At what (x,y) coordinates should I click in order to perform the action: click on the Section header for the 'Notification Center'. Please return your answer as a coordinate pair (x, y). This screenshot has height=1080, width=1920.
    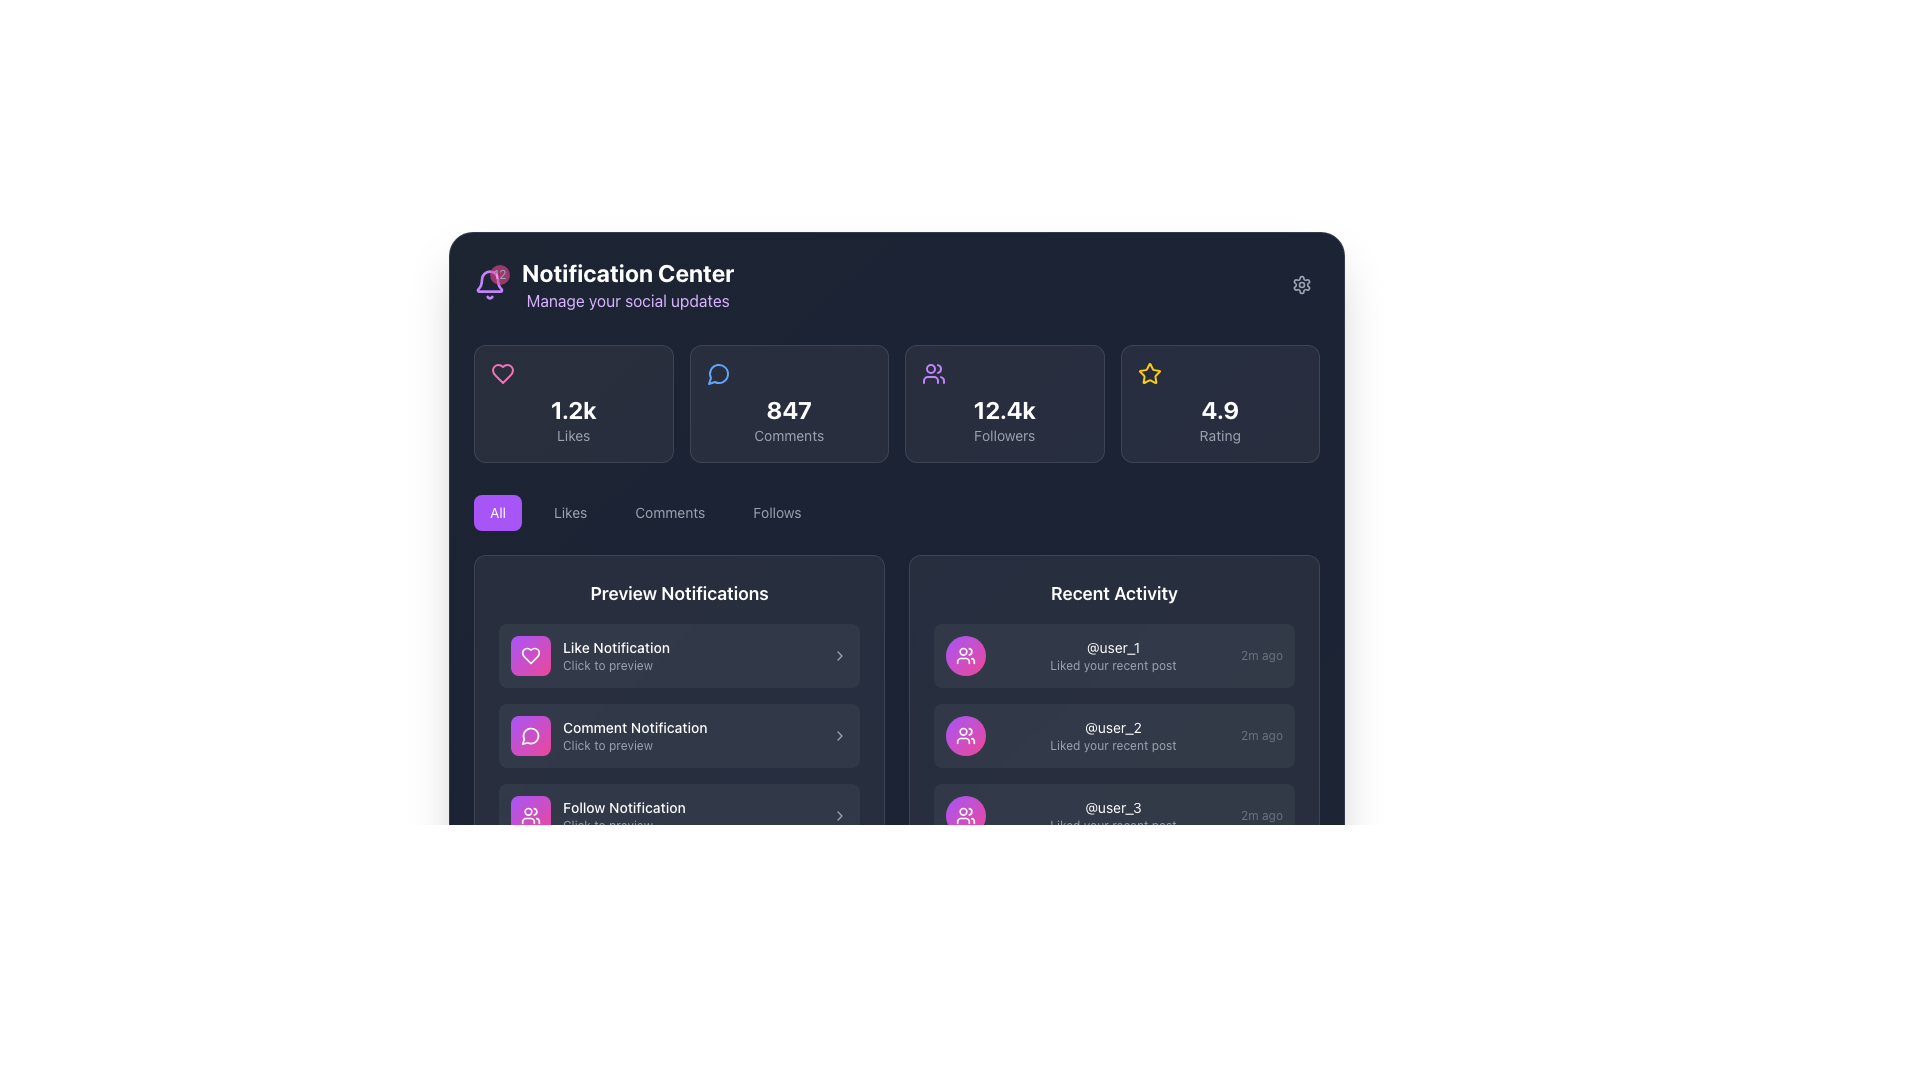
    Looking at the image, I should click on (603, 285).